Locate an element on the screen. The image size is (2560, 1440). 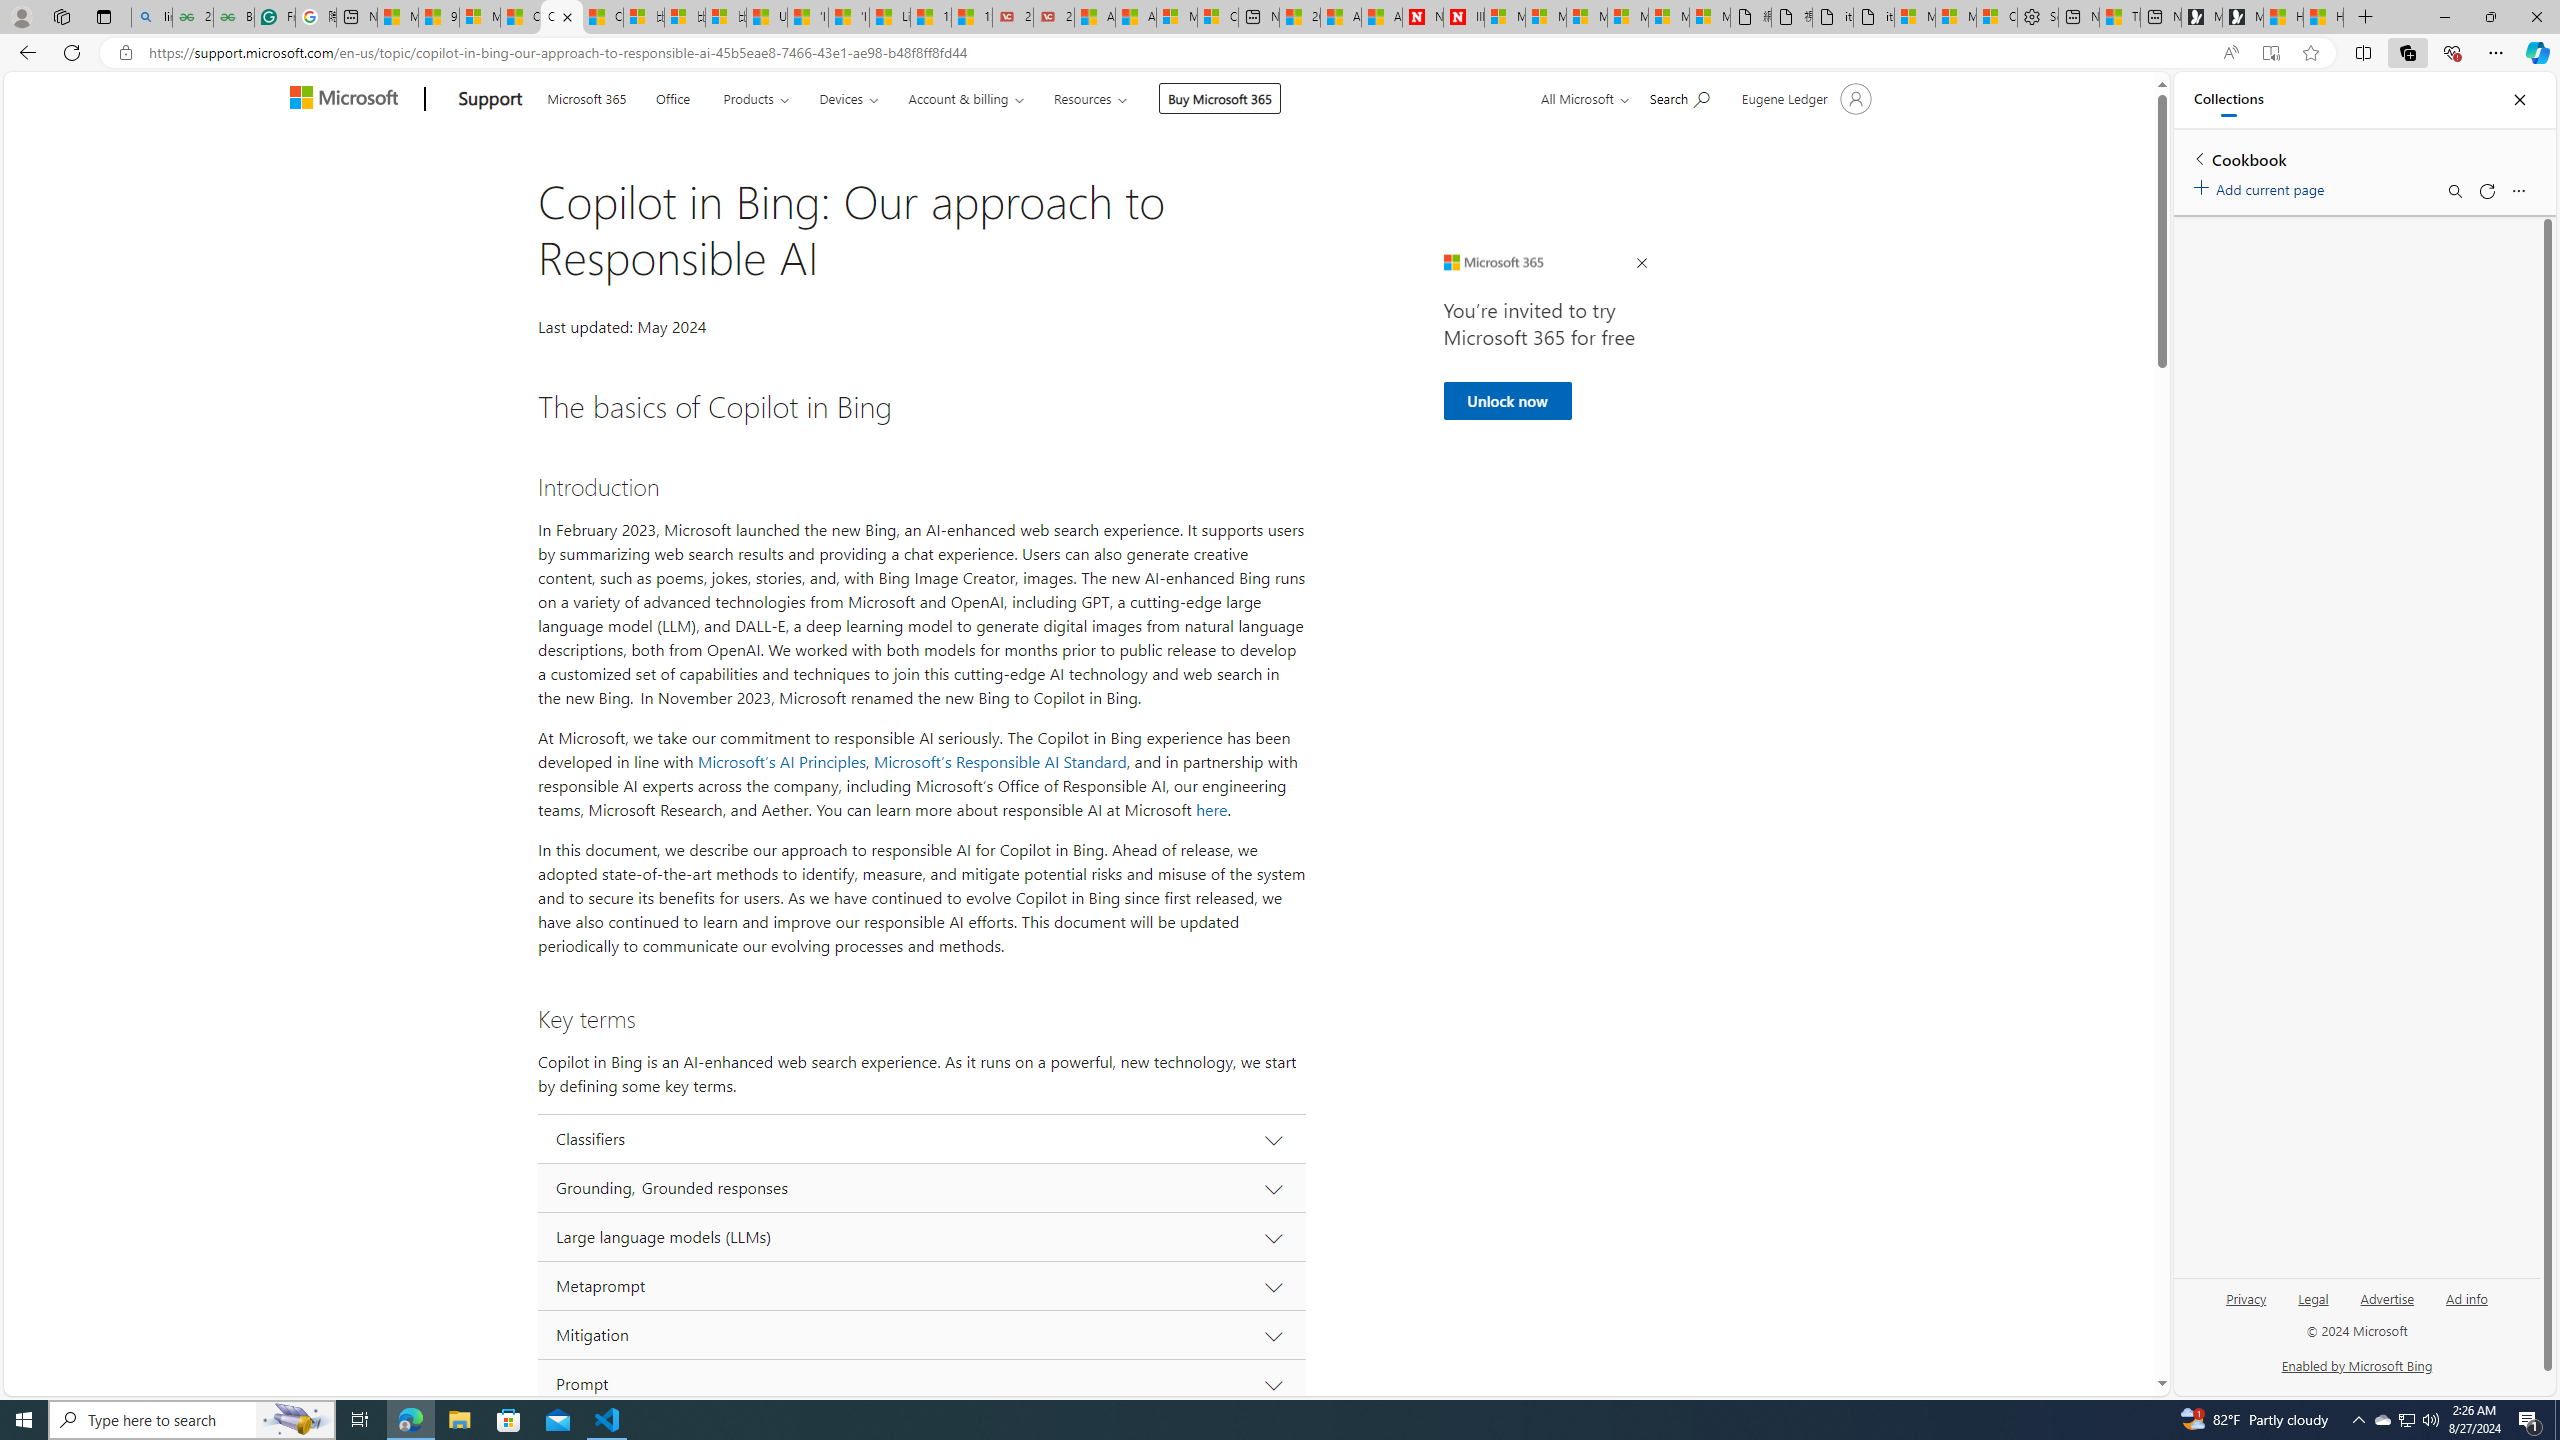
'Three Ways To Stop Sweating So Much' is located at coordinates (2119, 16).